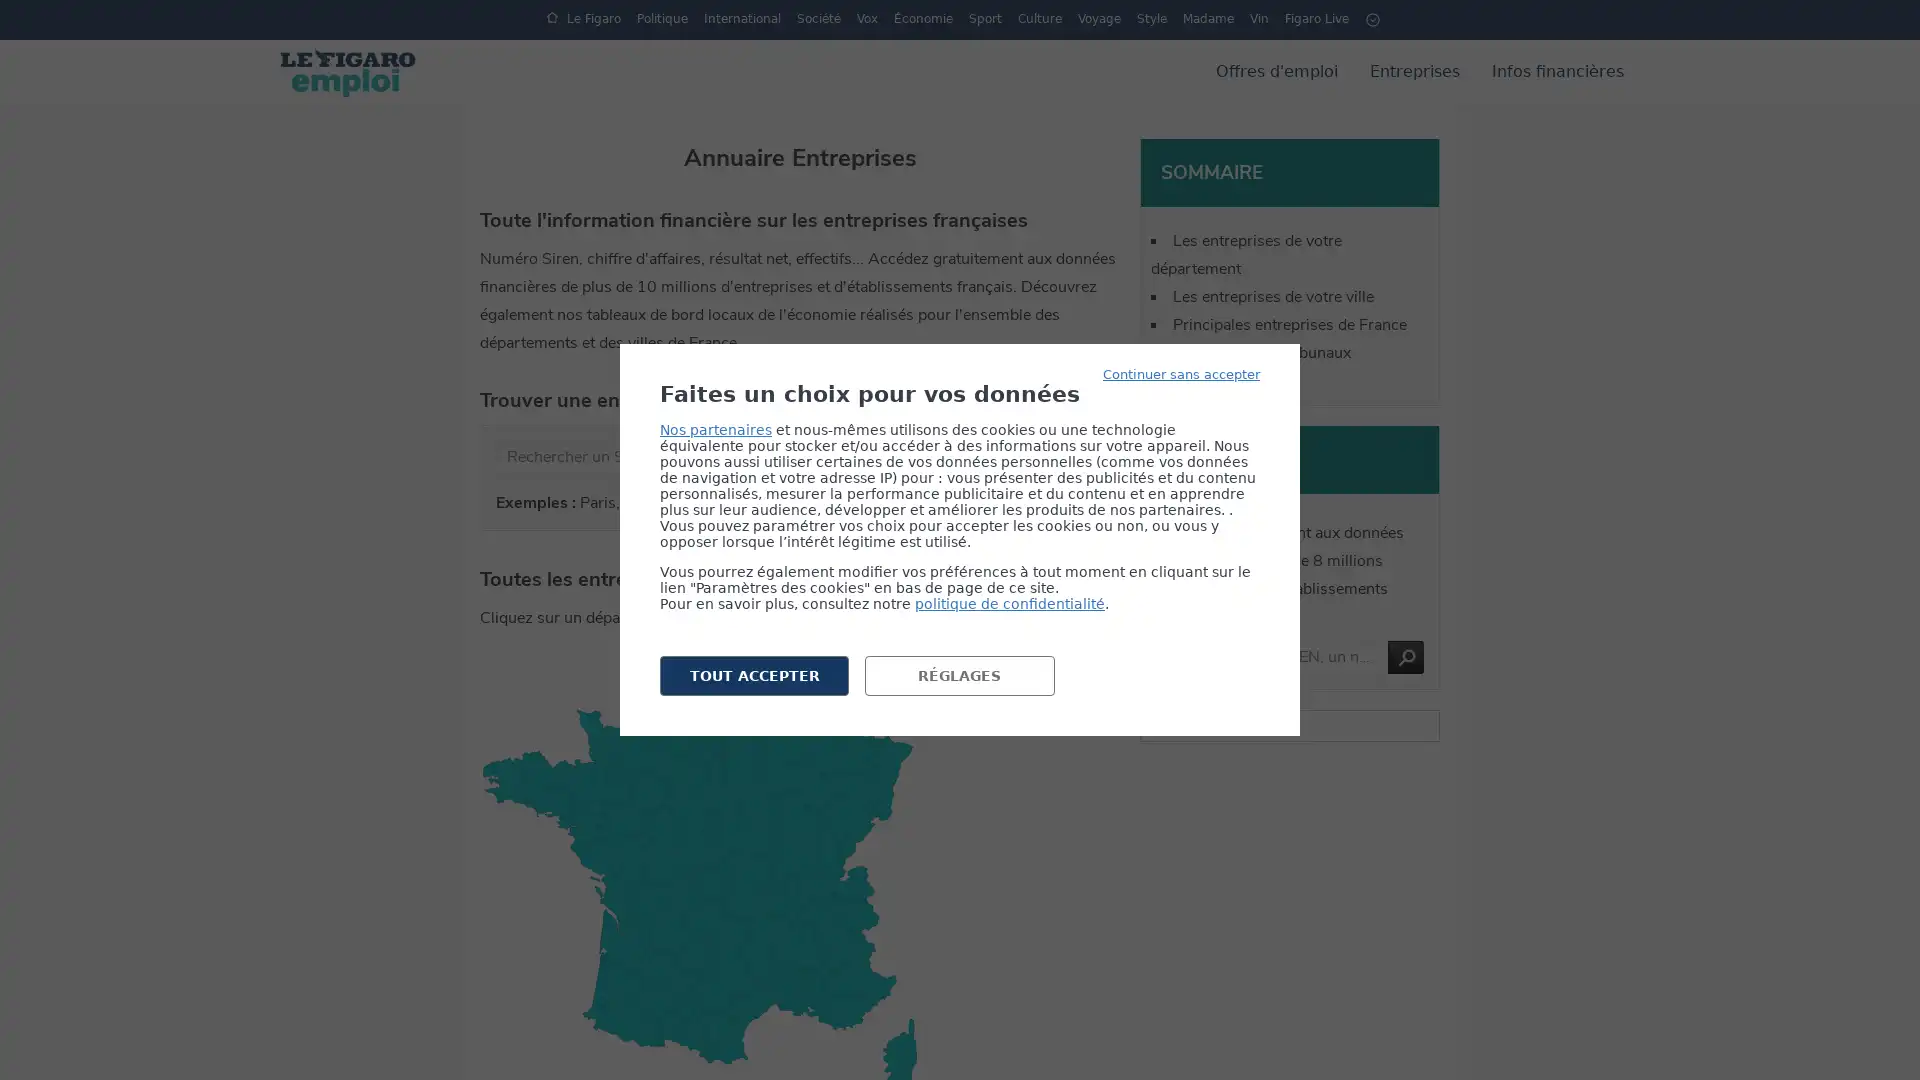 Image resolution: width=1920 pixels, height=1080 pixels. Describe the element at coordinates (961, 457) in the screenshot. I see `Rechercher` at that location.